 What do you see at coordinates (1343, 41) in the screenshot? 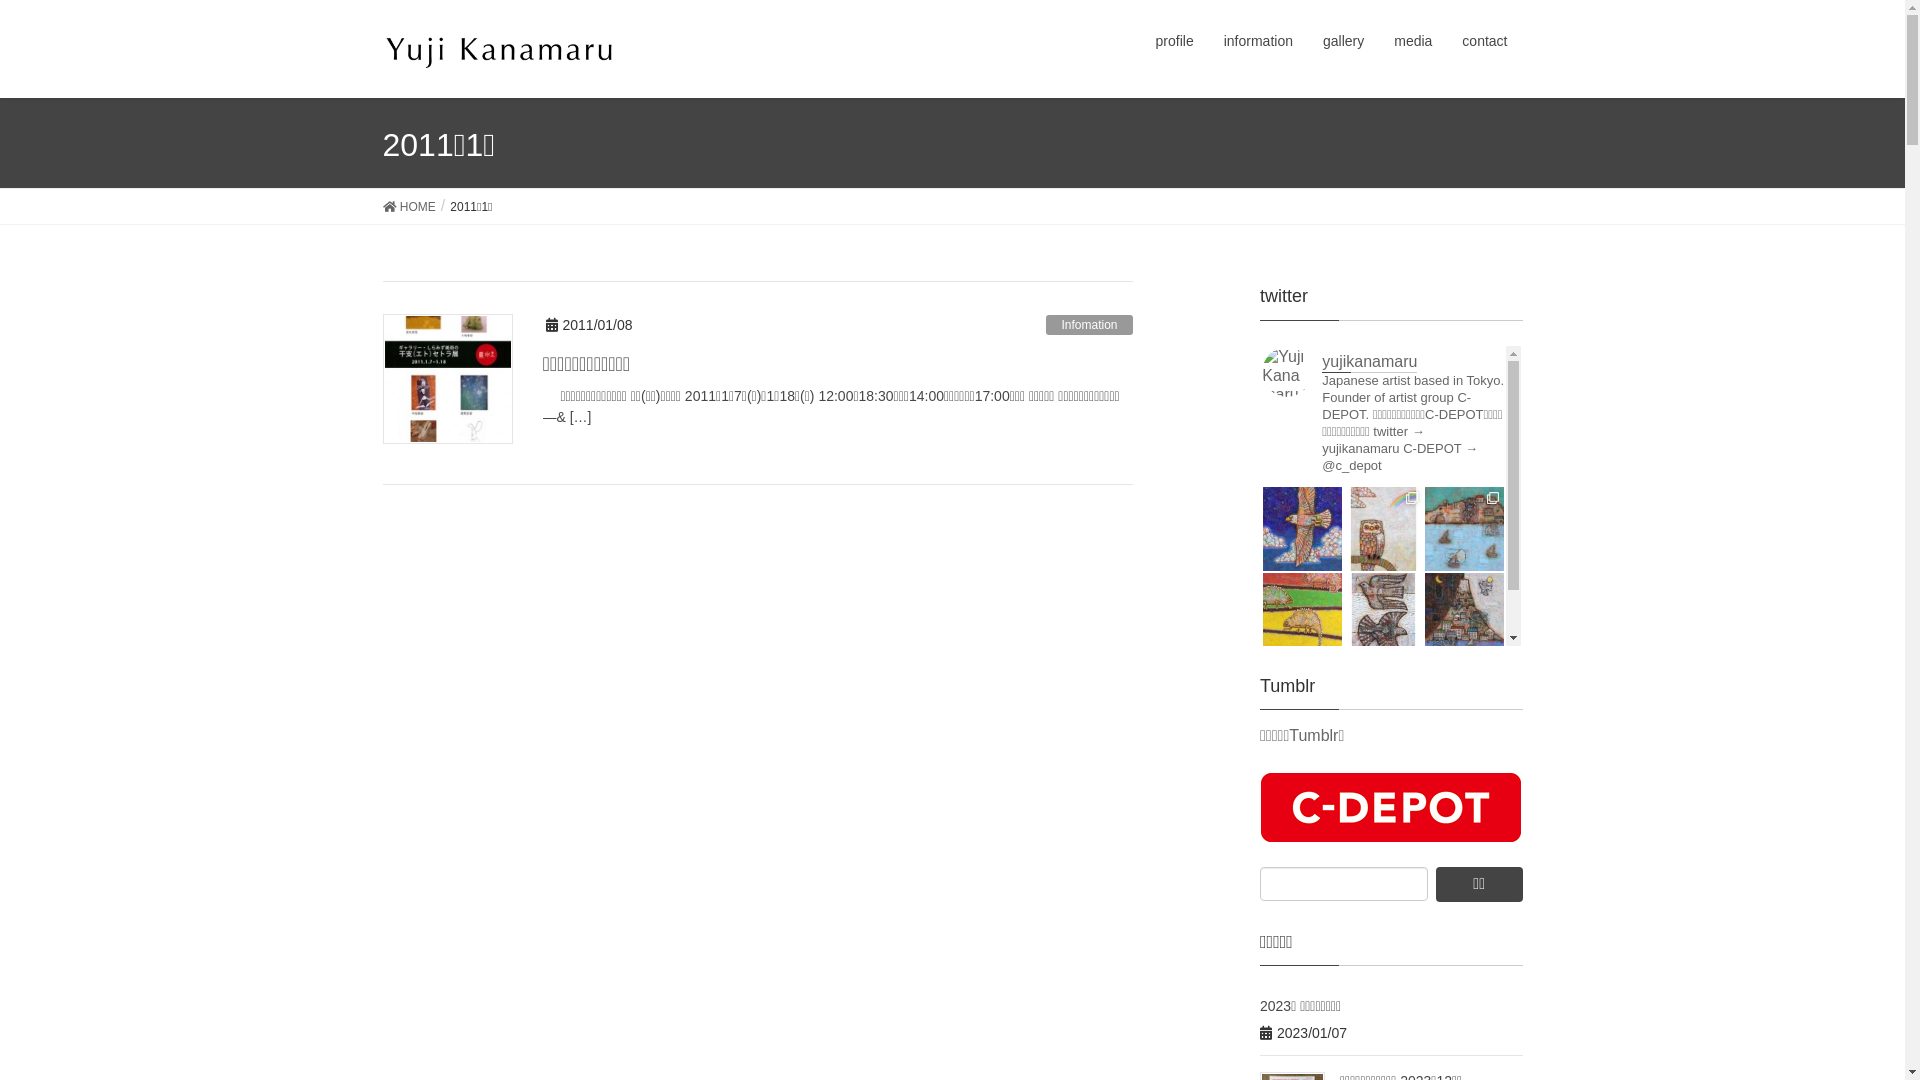
I see `'gallery'` at bounding box center [1343, 41].